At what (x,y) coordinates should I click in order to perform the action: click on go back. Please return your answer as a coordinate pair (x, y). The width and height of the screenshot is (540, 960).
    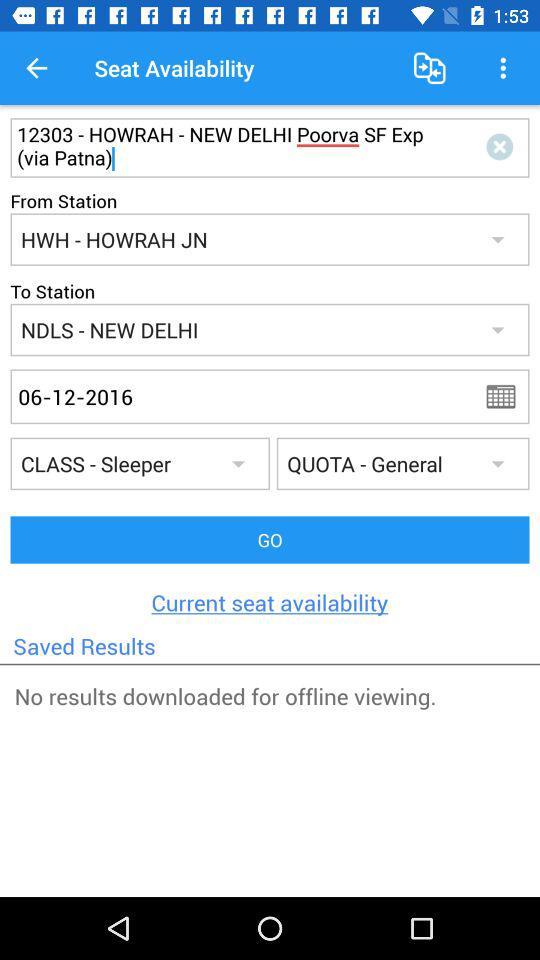
    Looking at the image, I should click on (507, 395).